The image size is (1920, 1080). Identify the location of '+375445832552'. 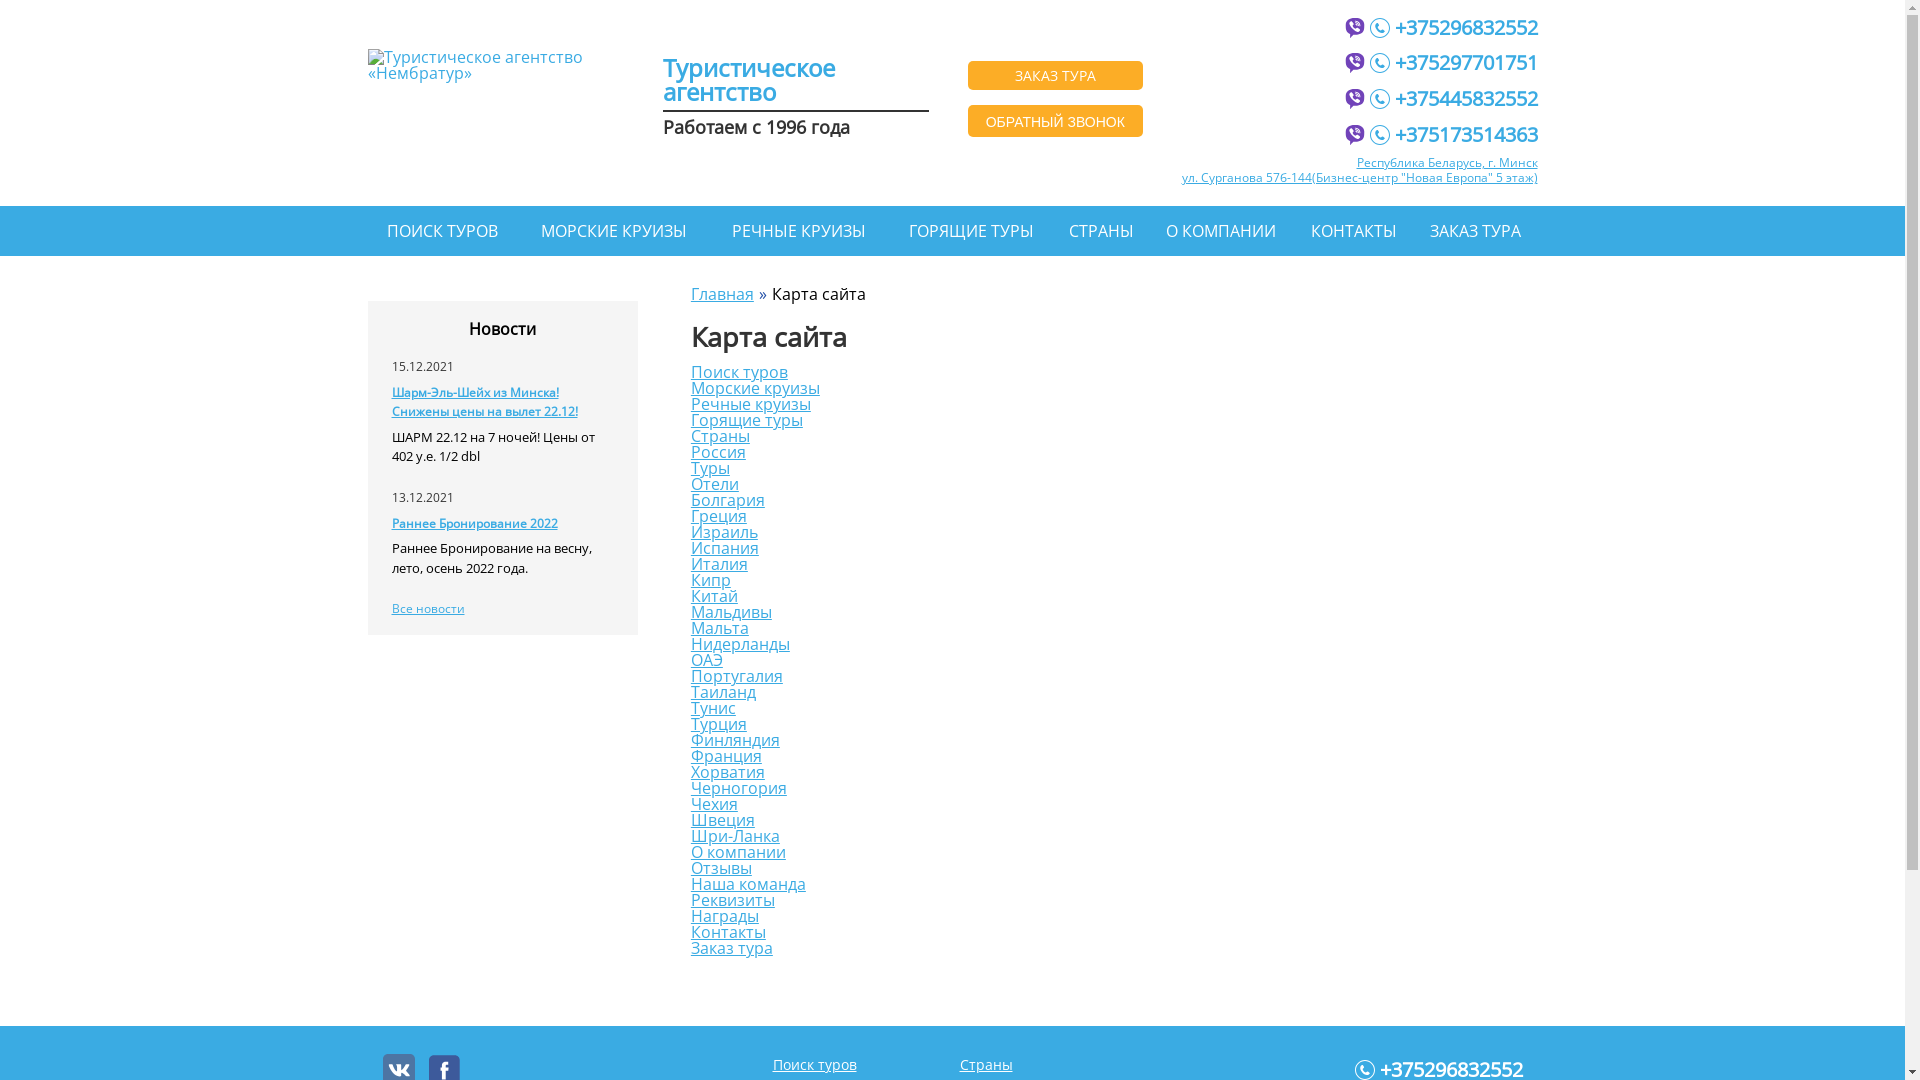
(1454, 96).